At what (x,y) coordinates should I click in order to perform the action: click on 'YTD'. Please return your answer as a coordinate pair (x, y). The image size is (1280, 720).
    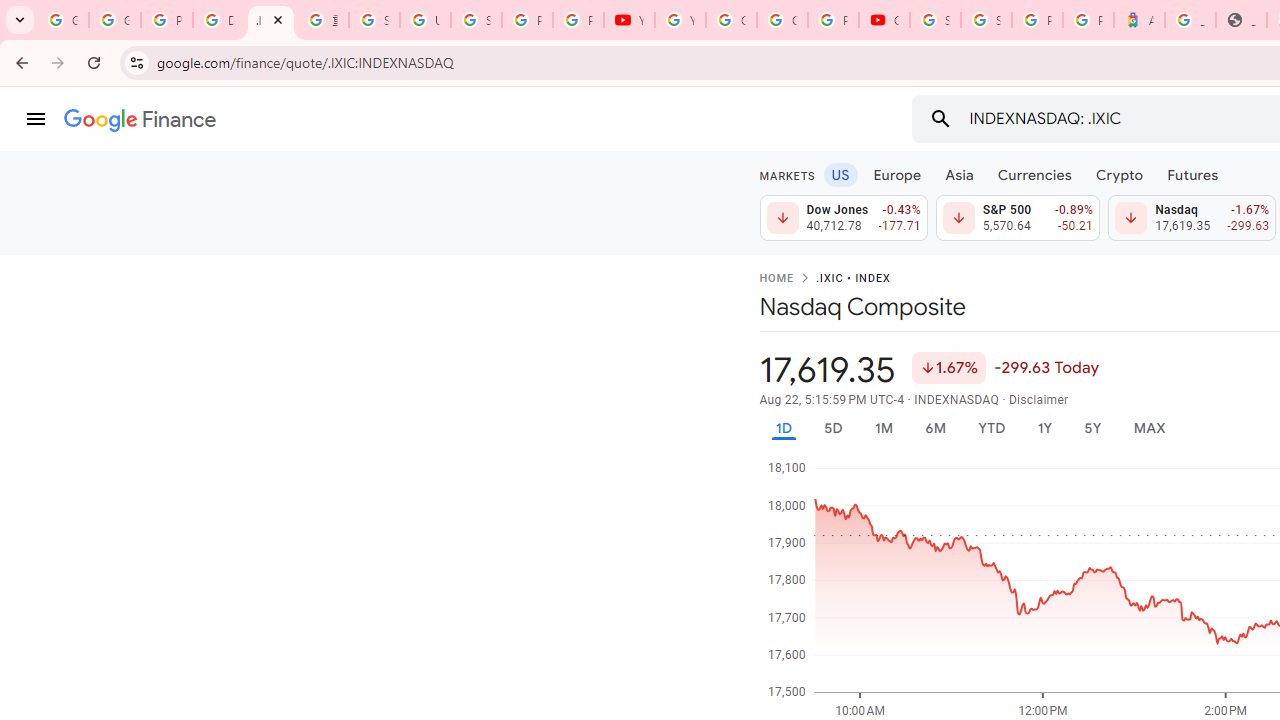
    Looking at the image, I should click on (991, 427).